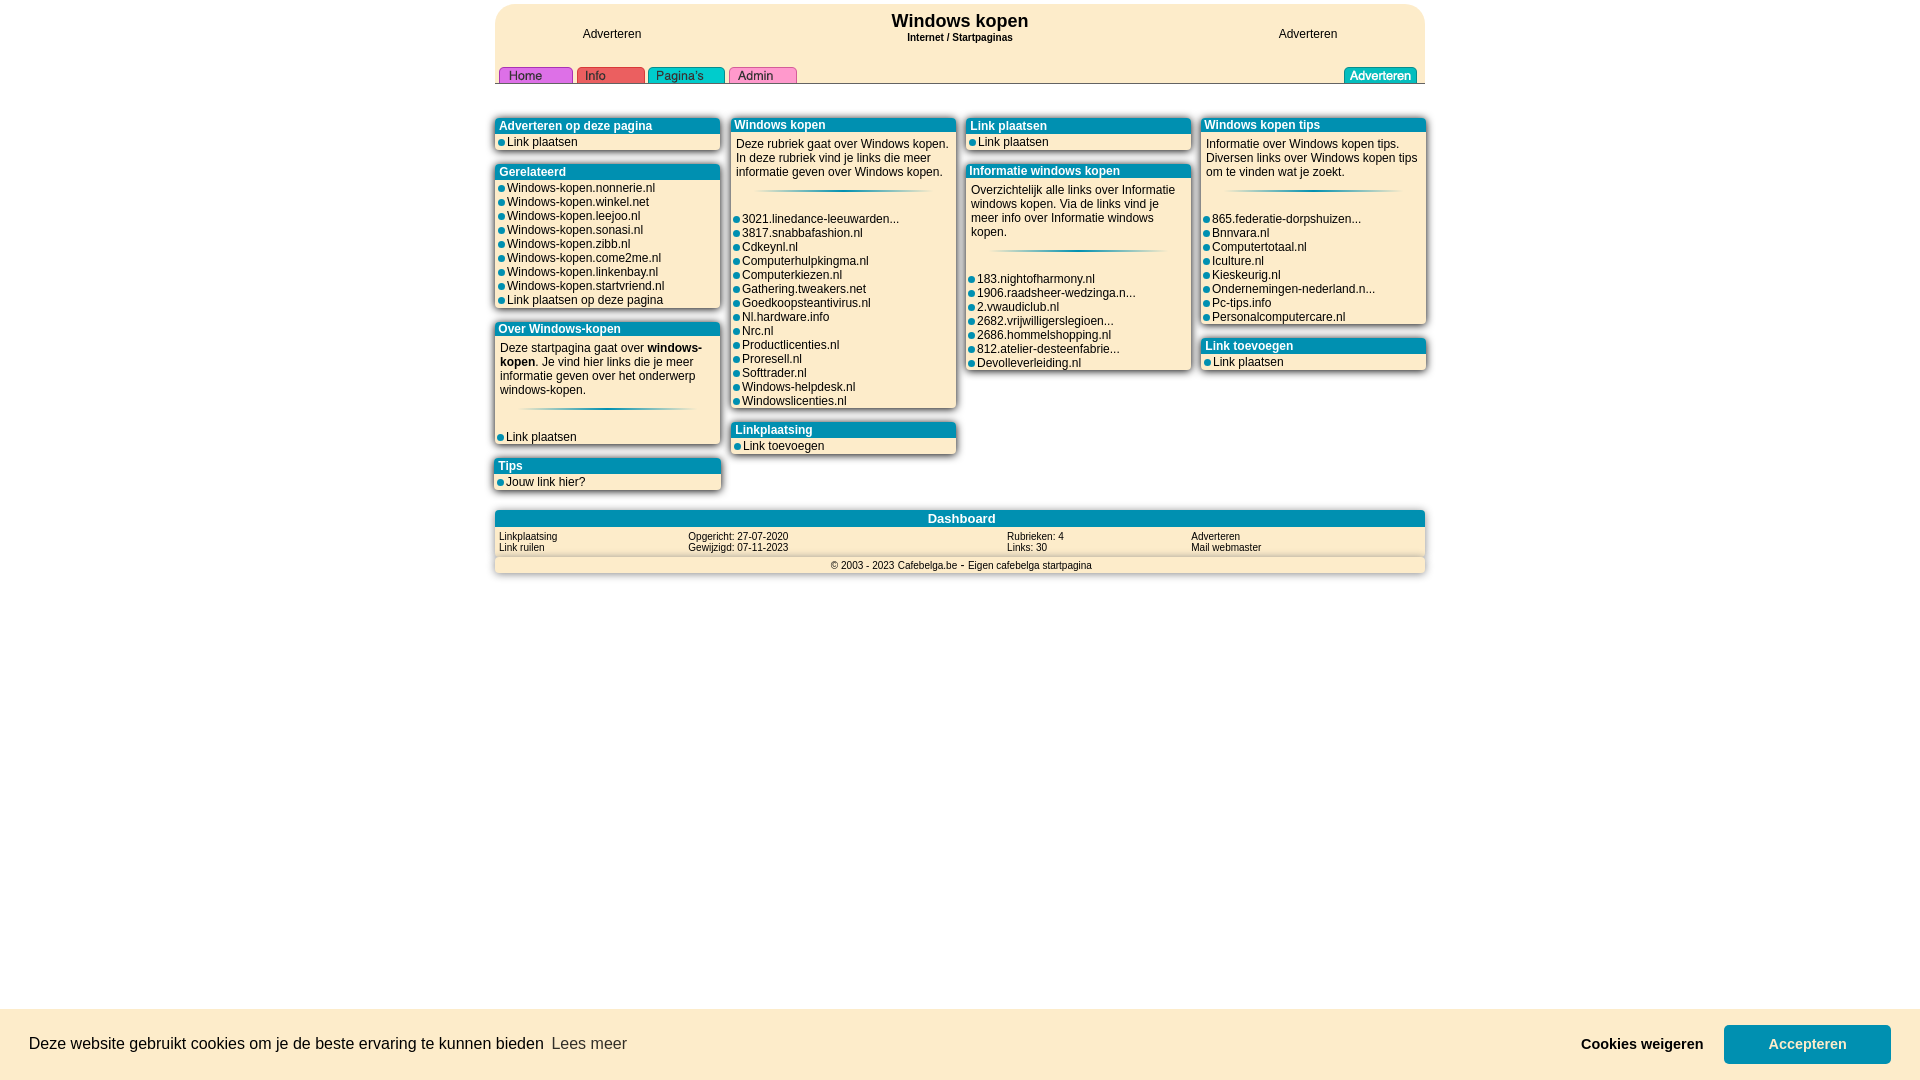  Describe the element at coordinates (820, 219) in the screenshot. I see `'3021.linedance-leeuwarden...'` at that location.